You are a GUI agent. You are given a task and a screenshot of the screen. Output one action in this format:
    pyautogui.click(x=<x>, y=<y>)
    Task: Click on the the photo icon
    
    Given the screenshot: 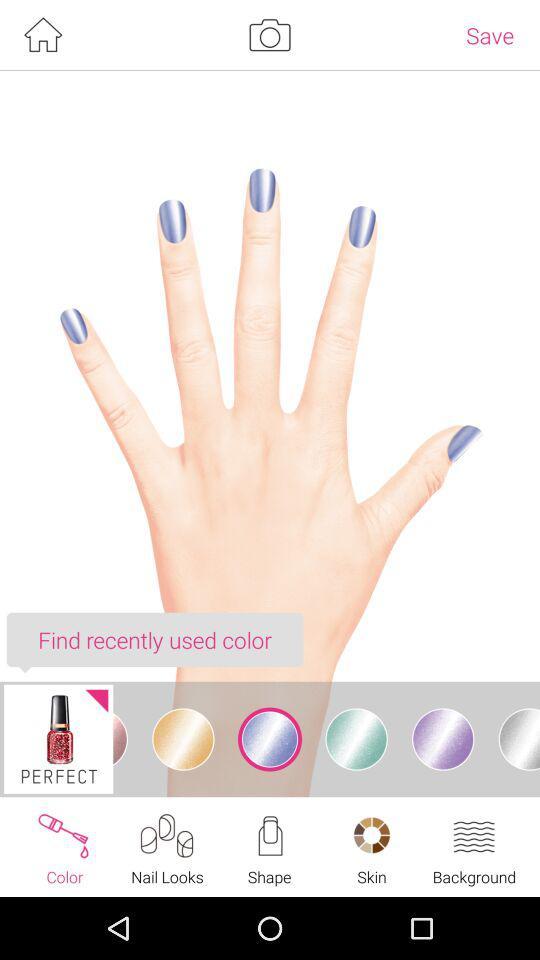 What is the action you would take?
    pyautogui.click(x=269, y=36)
    